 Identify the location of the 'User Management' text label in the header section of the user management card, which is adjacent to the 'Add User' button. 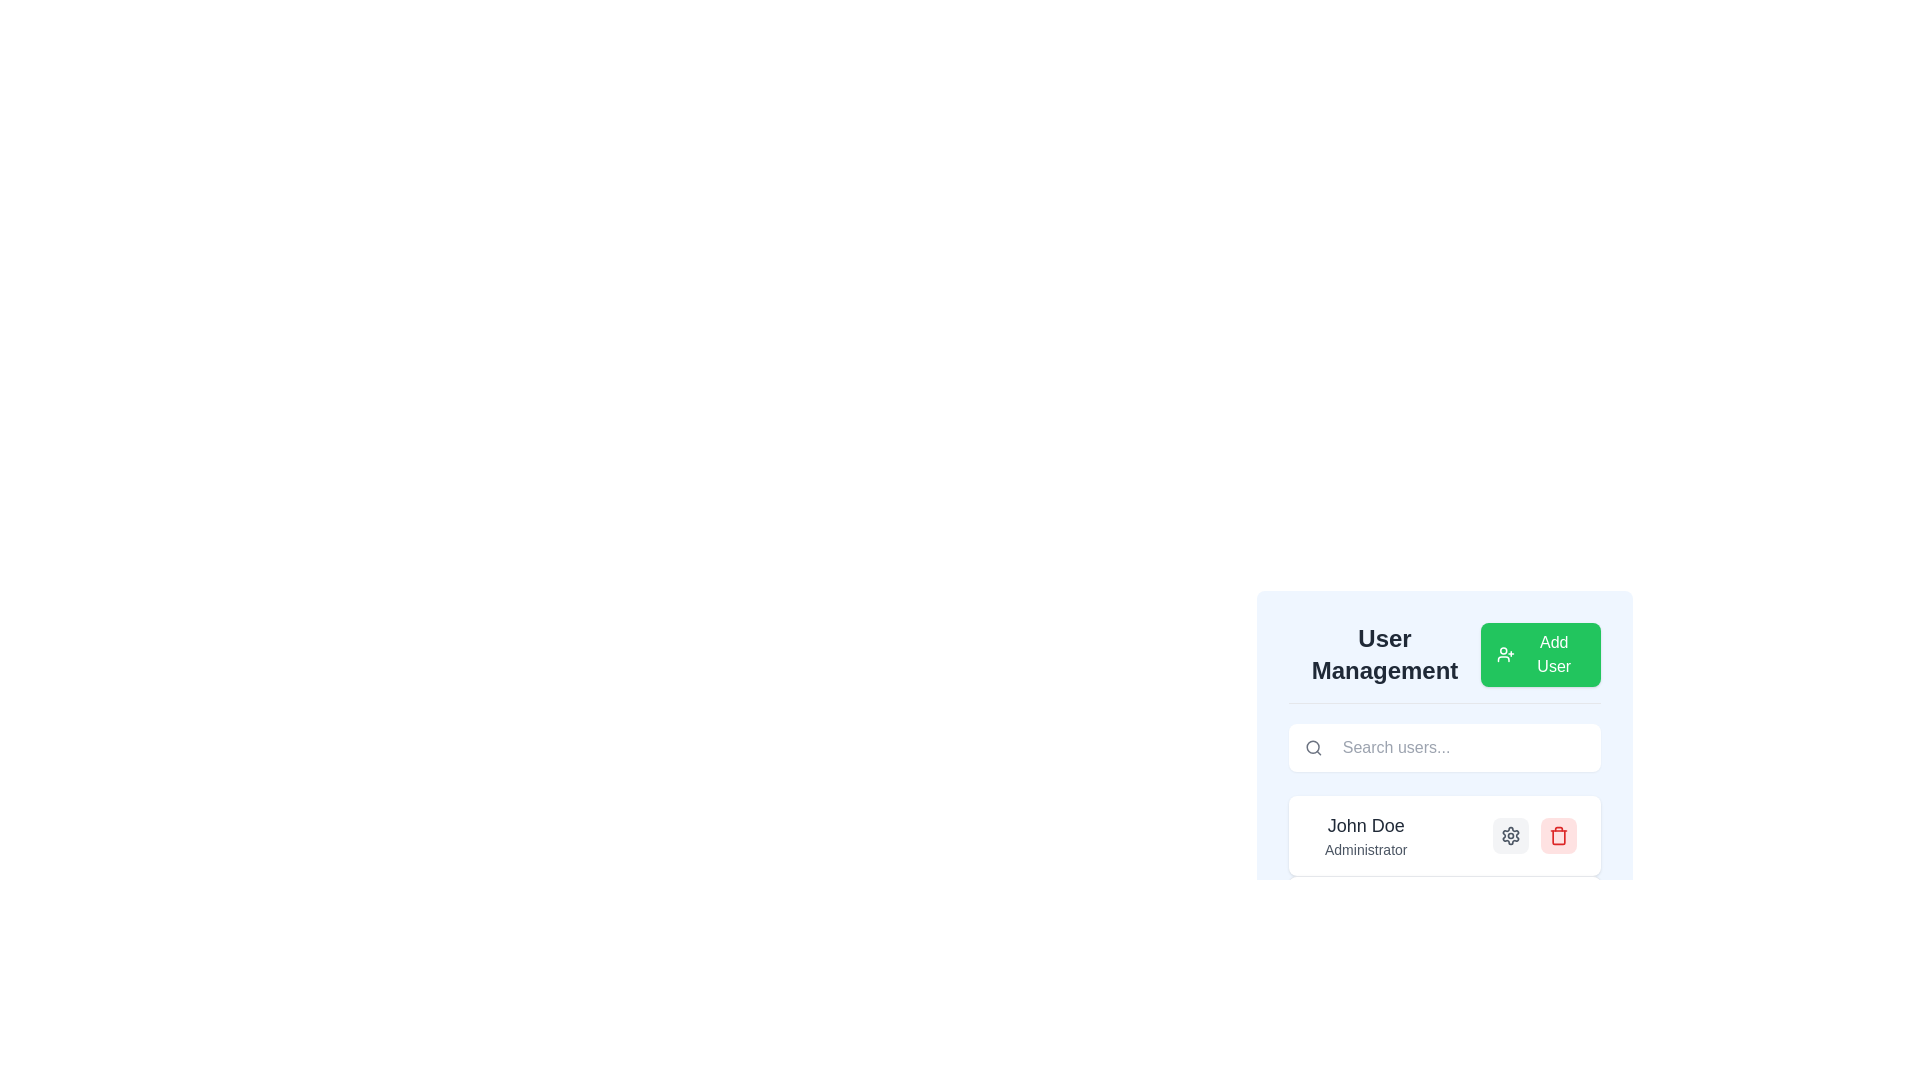
(1444, 663).